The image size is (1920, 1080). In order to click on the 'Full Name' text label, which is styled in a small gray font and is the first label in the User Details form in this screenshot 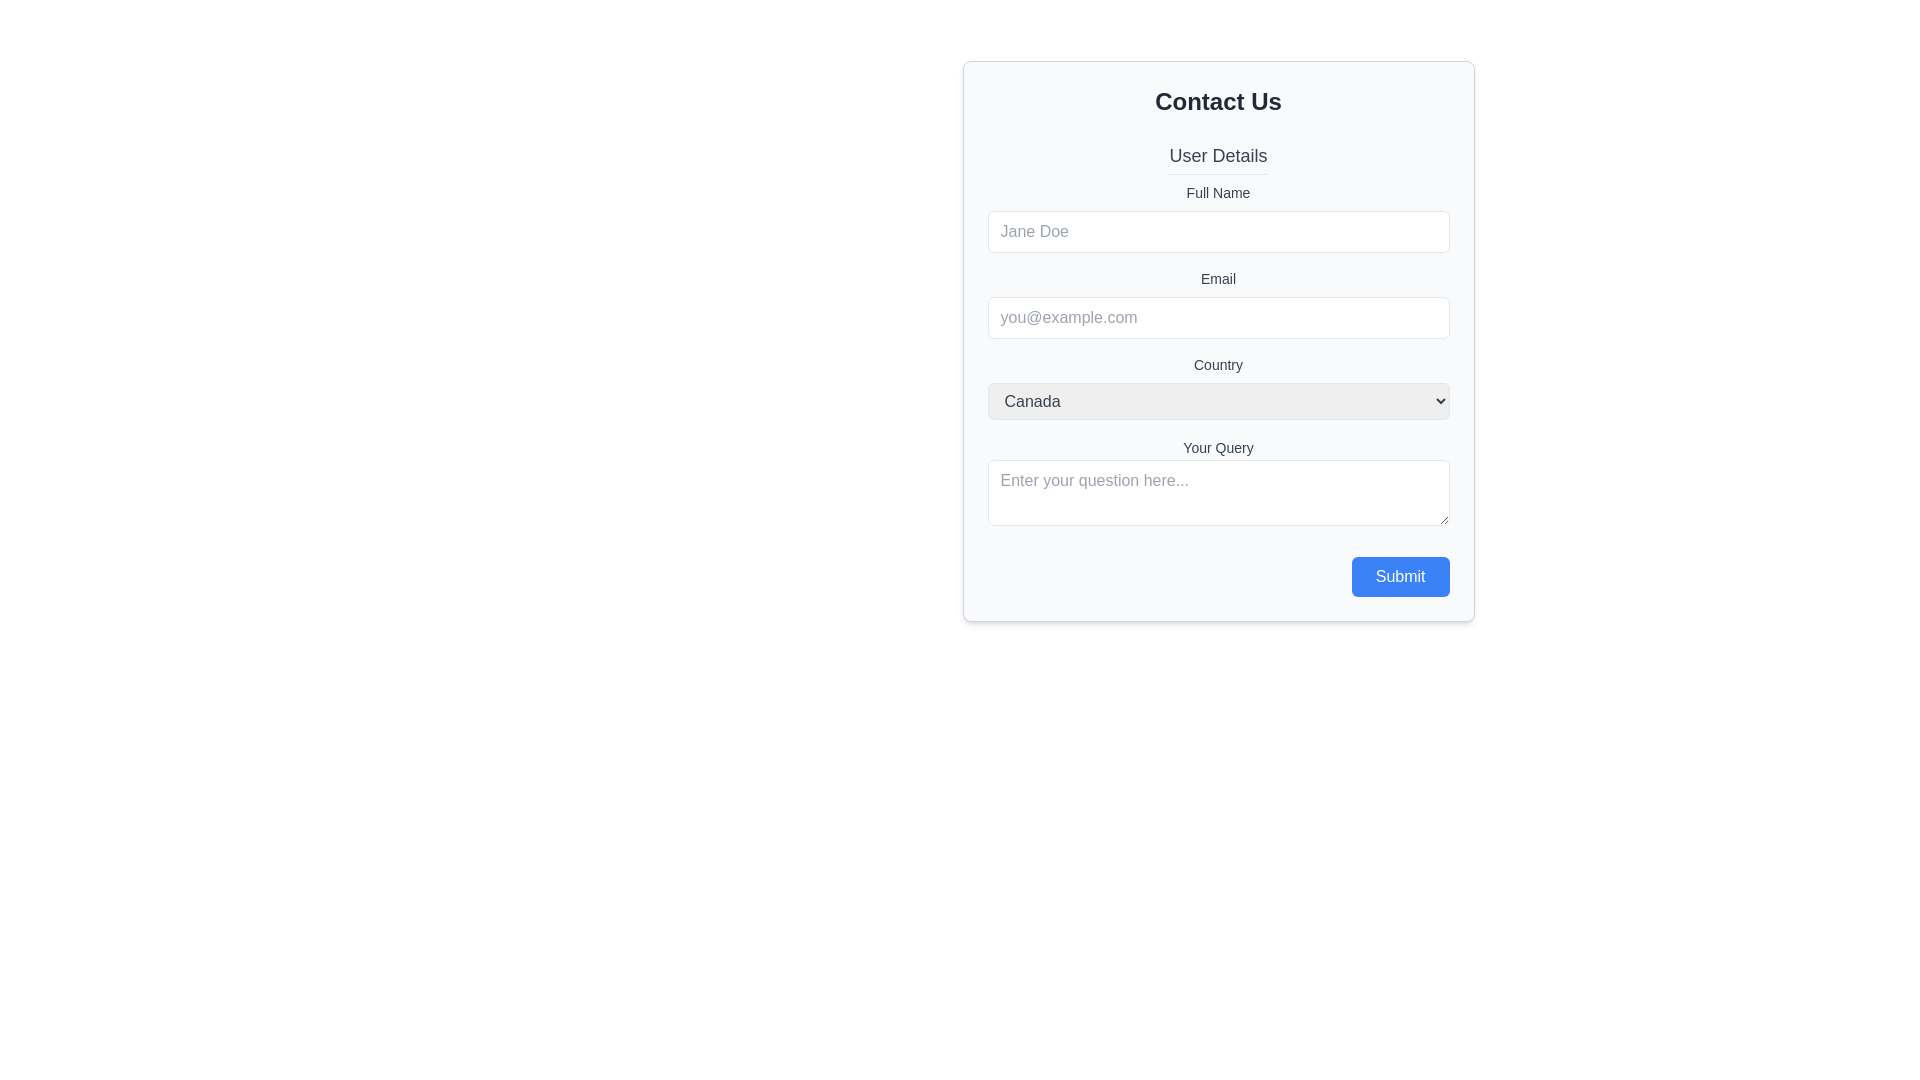, I will do `click(1217, 192)`.